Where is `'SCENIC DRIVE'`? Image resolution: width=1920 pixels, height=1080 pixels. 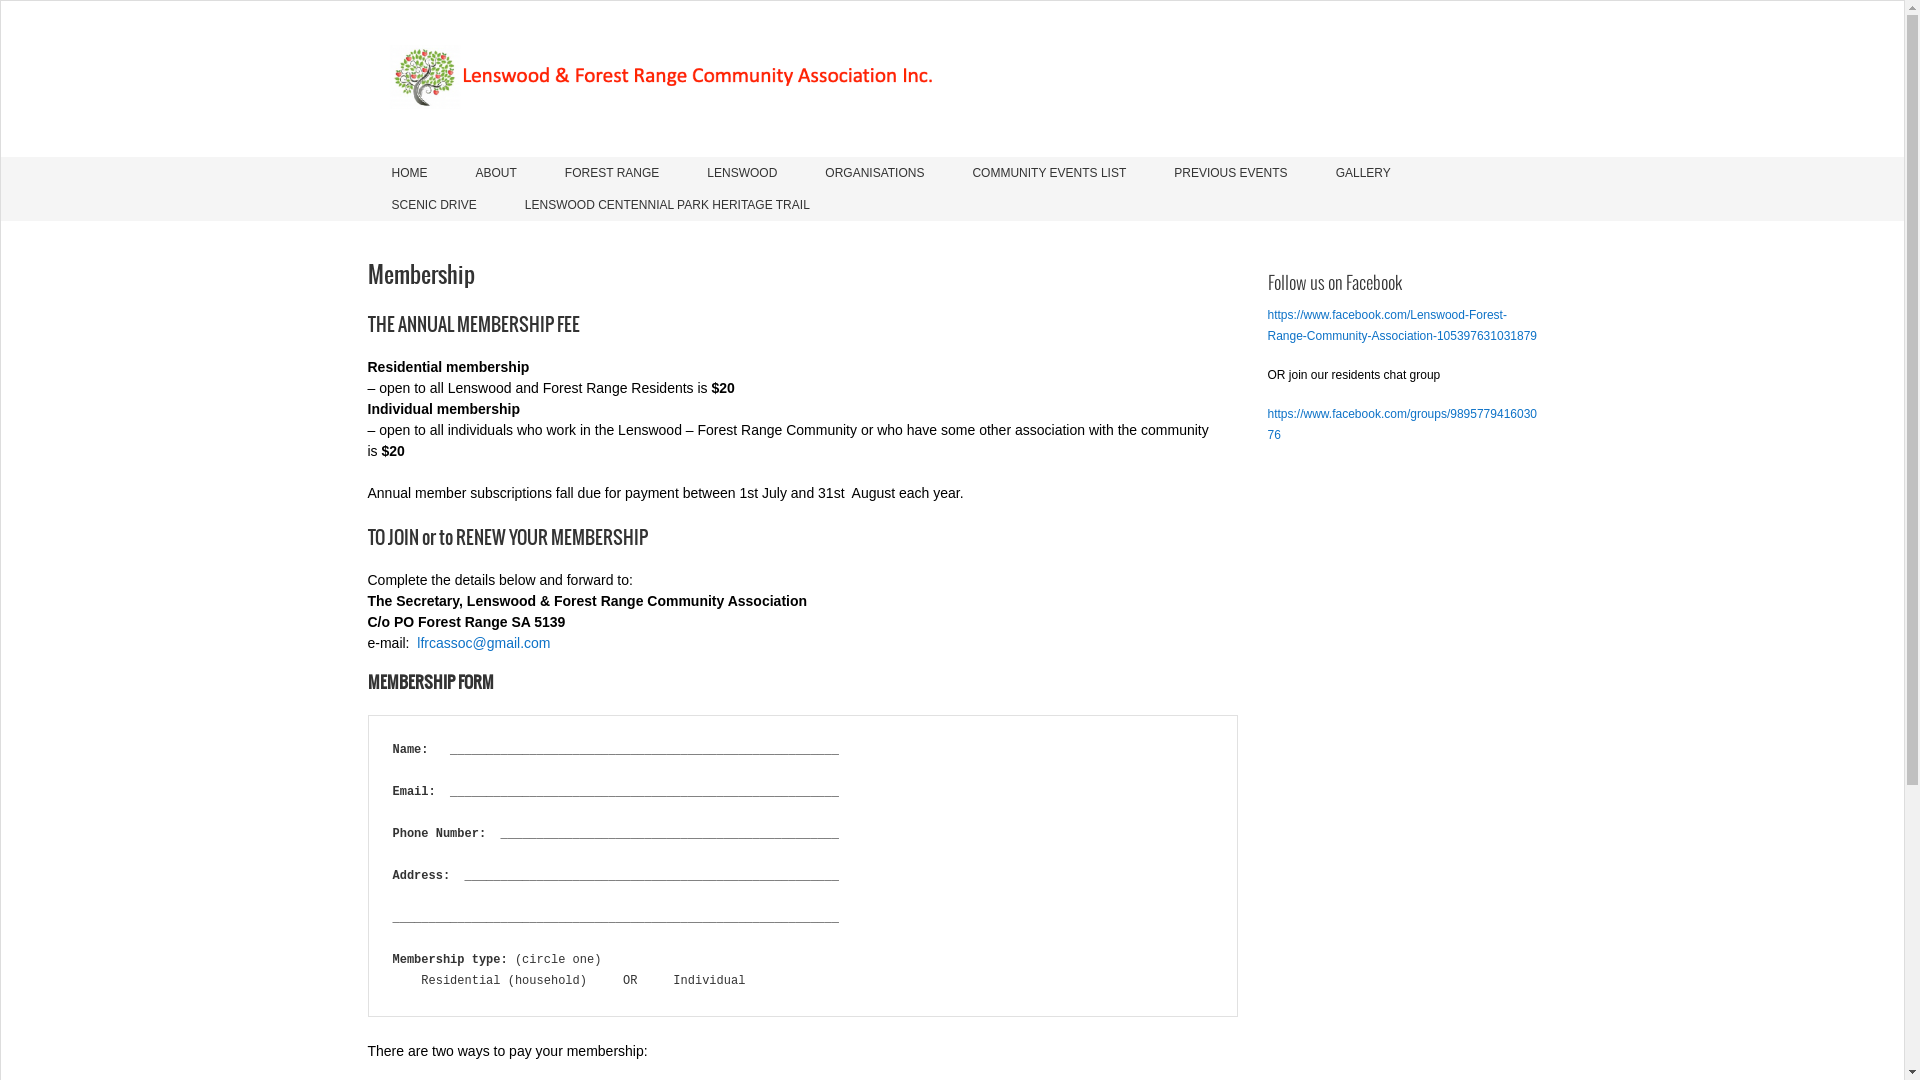 'SCENIC DRIVE' is located at coordinates (368, 204).